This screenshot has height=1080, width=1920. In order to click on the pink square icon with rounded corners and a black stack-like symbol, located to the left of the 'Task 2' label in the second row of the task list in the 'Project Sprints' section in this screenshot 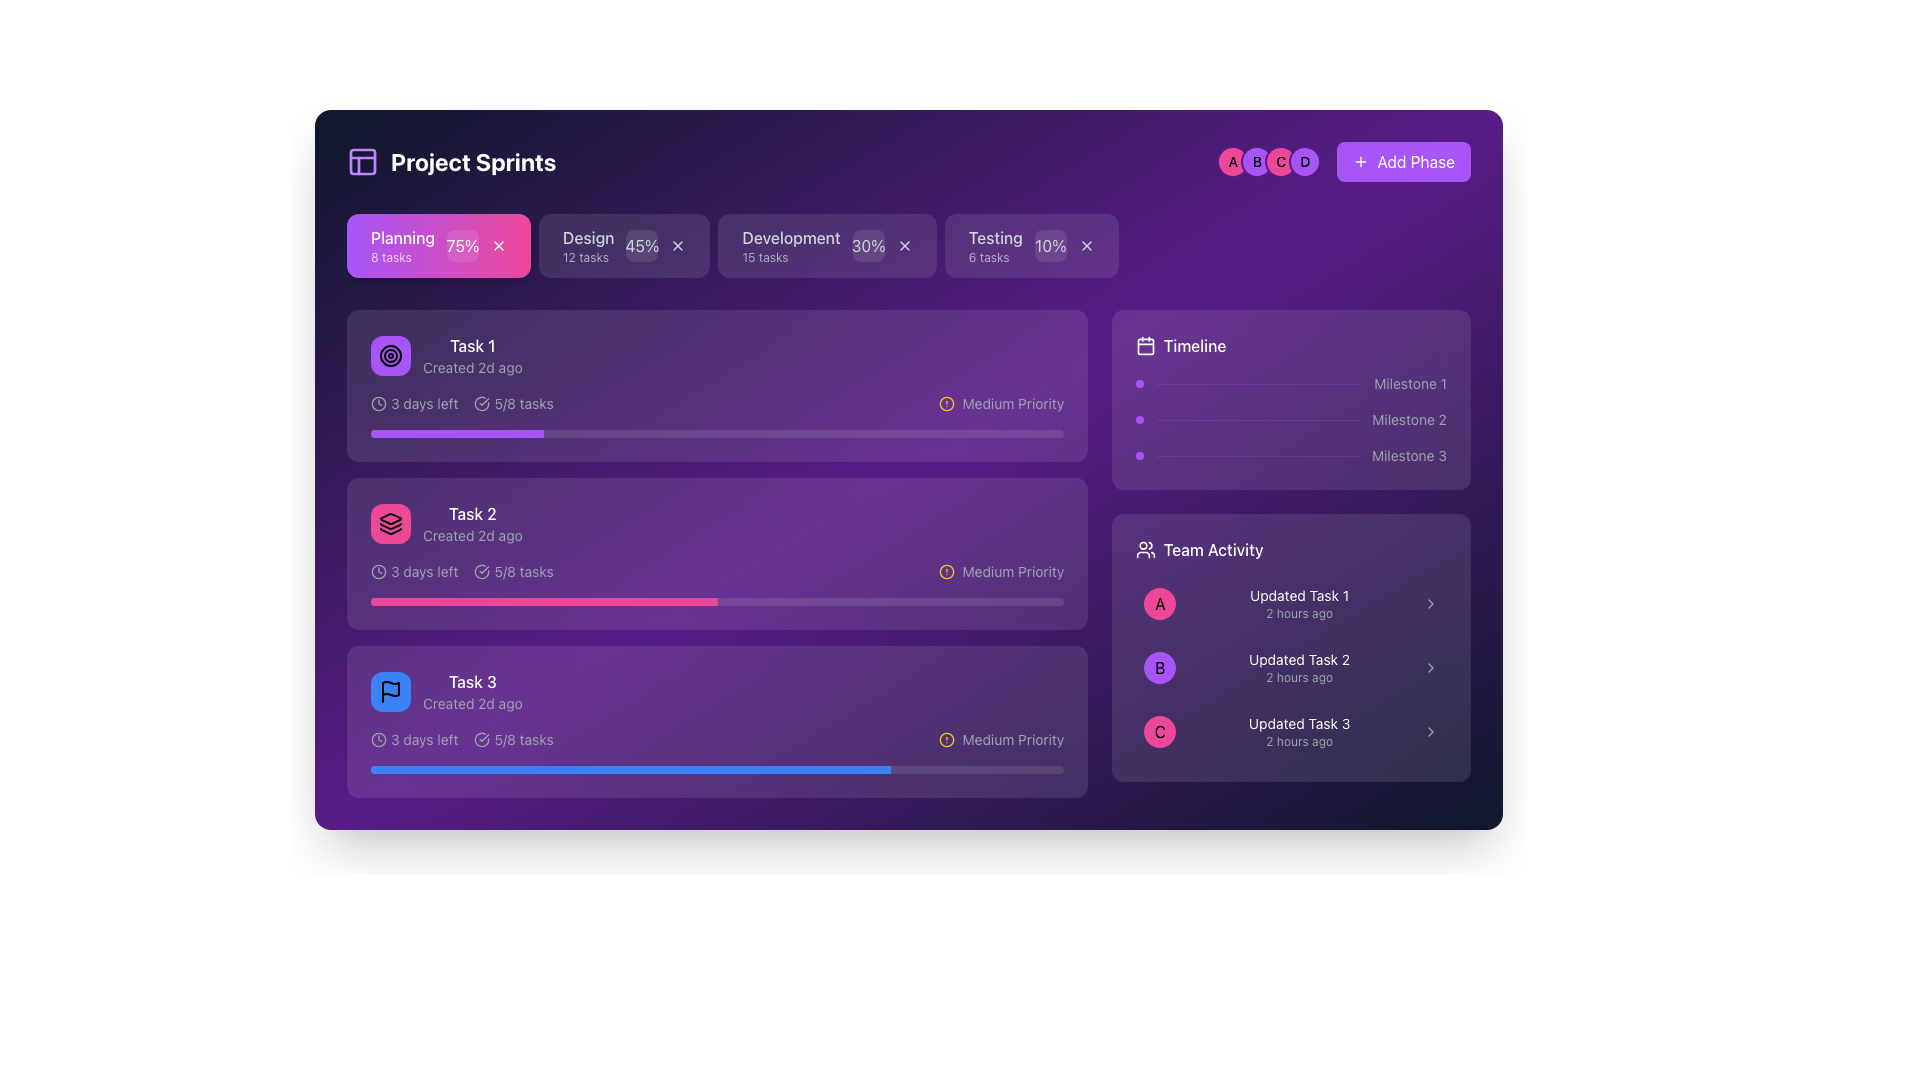, I will do `click(390, 523)`.